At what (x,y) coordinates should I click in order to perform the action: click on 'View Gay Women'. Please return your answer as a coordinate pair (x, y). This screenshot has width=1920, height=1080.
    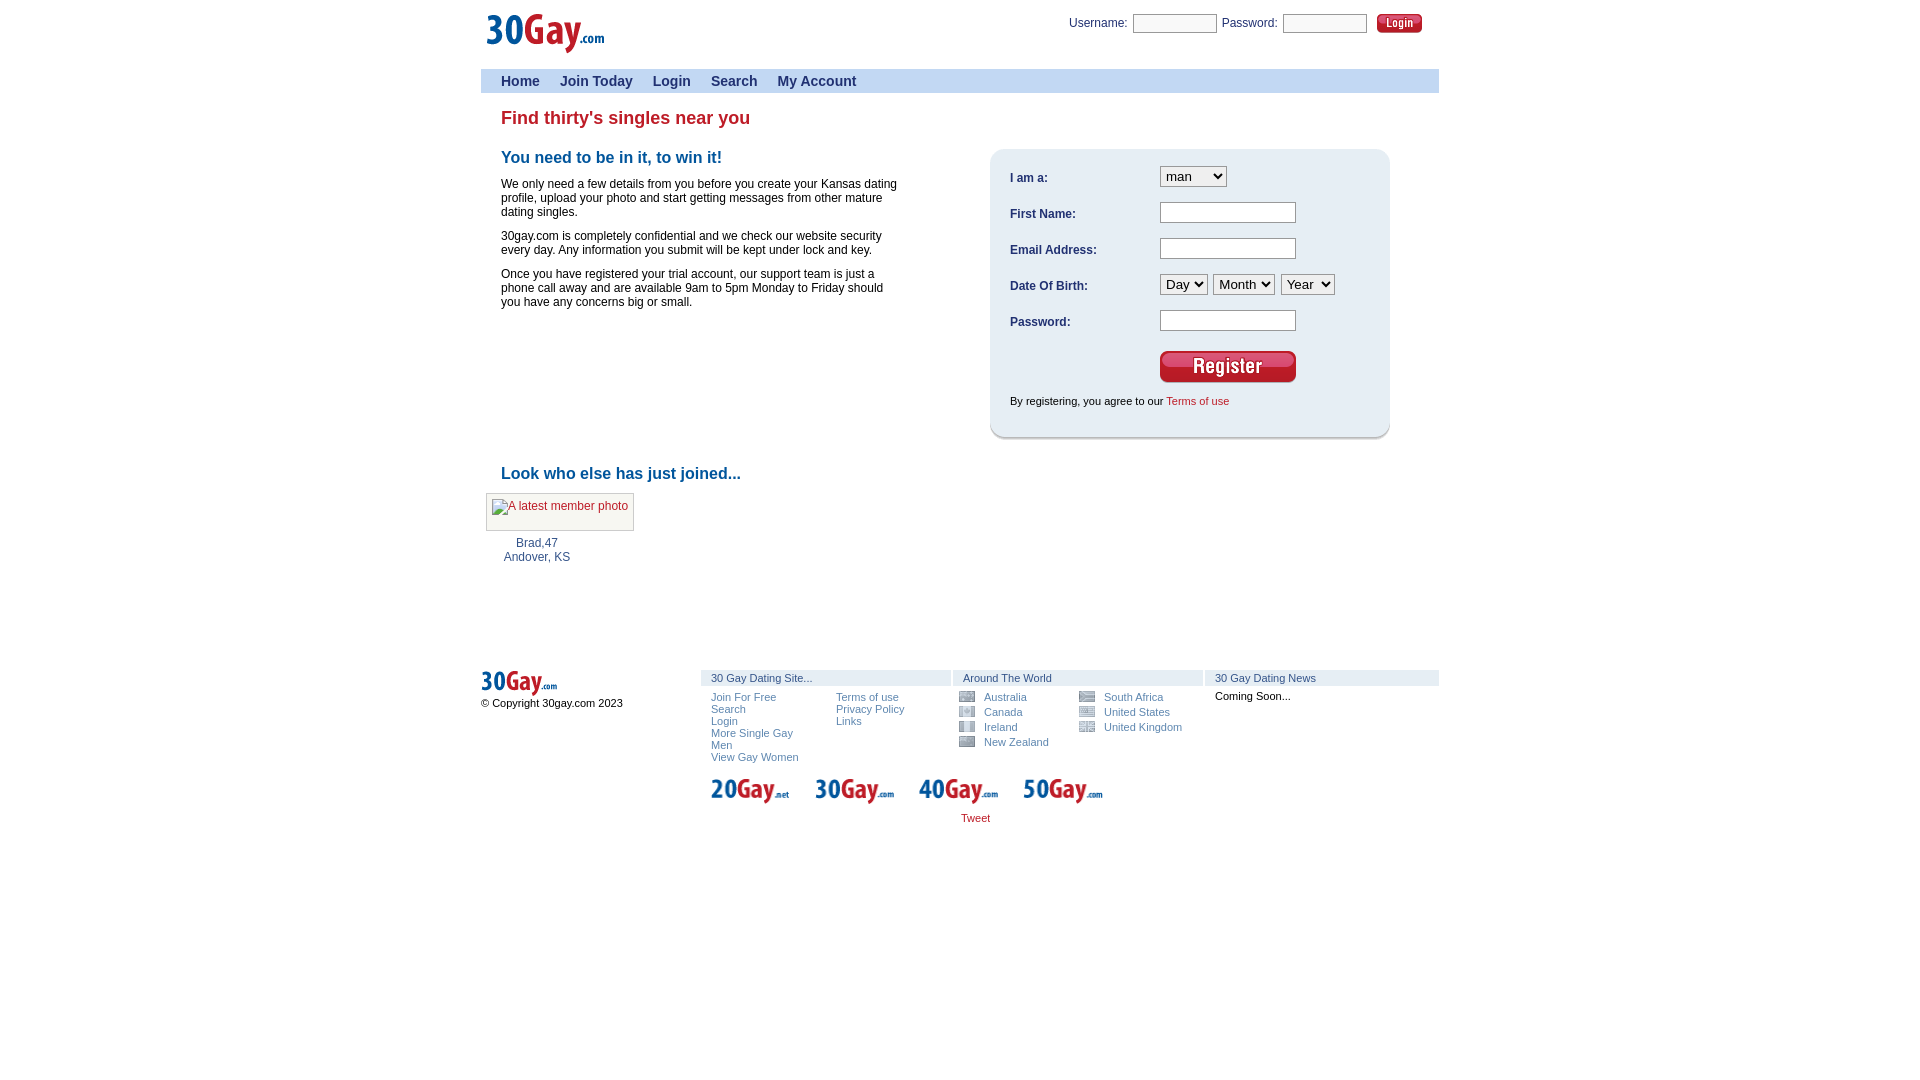
    Looking at the image, I should click on (753, 756).